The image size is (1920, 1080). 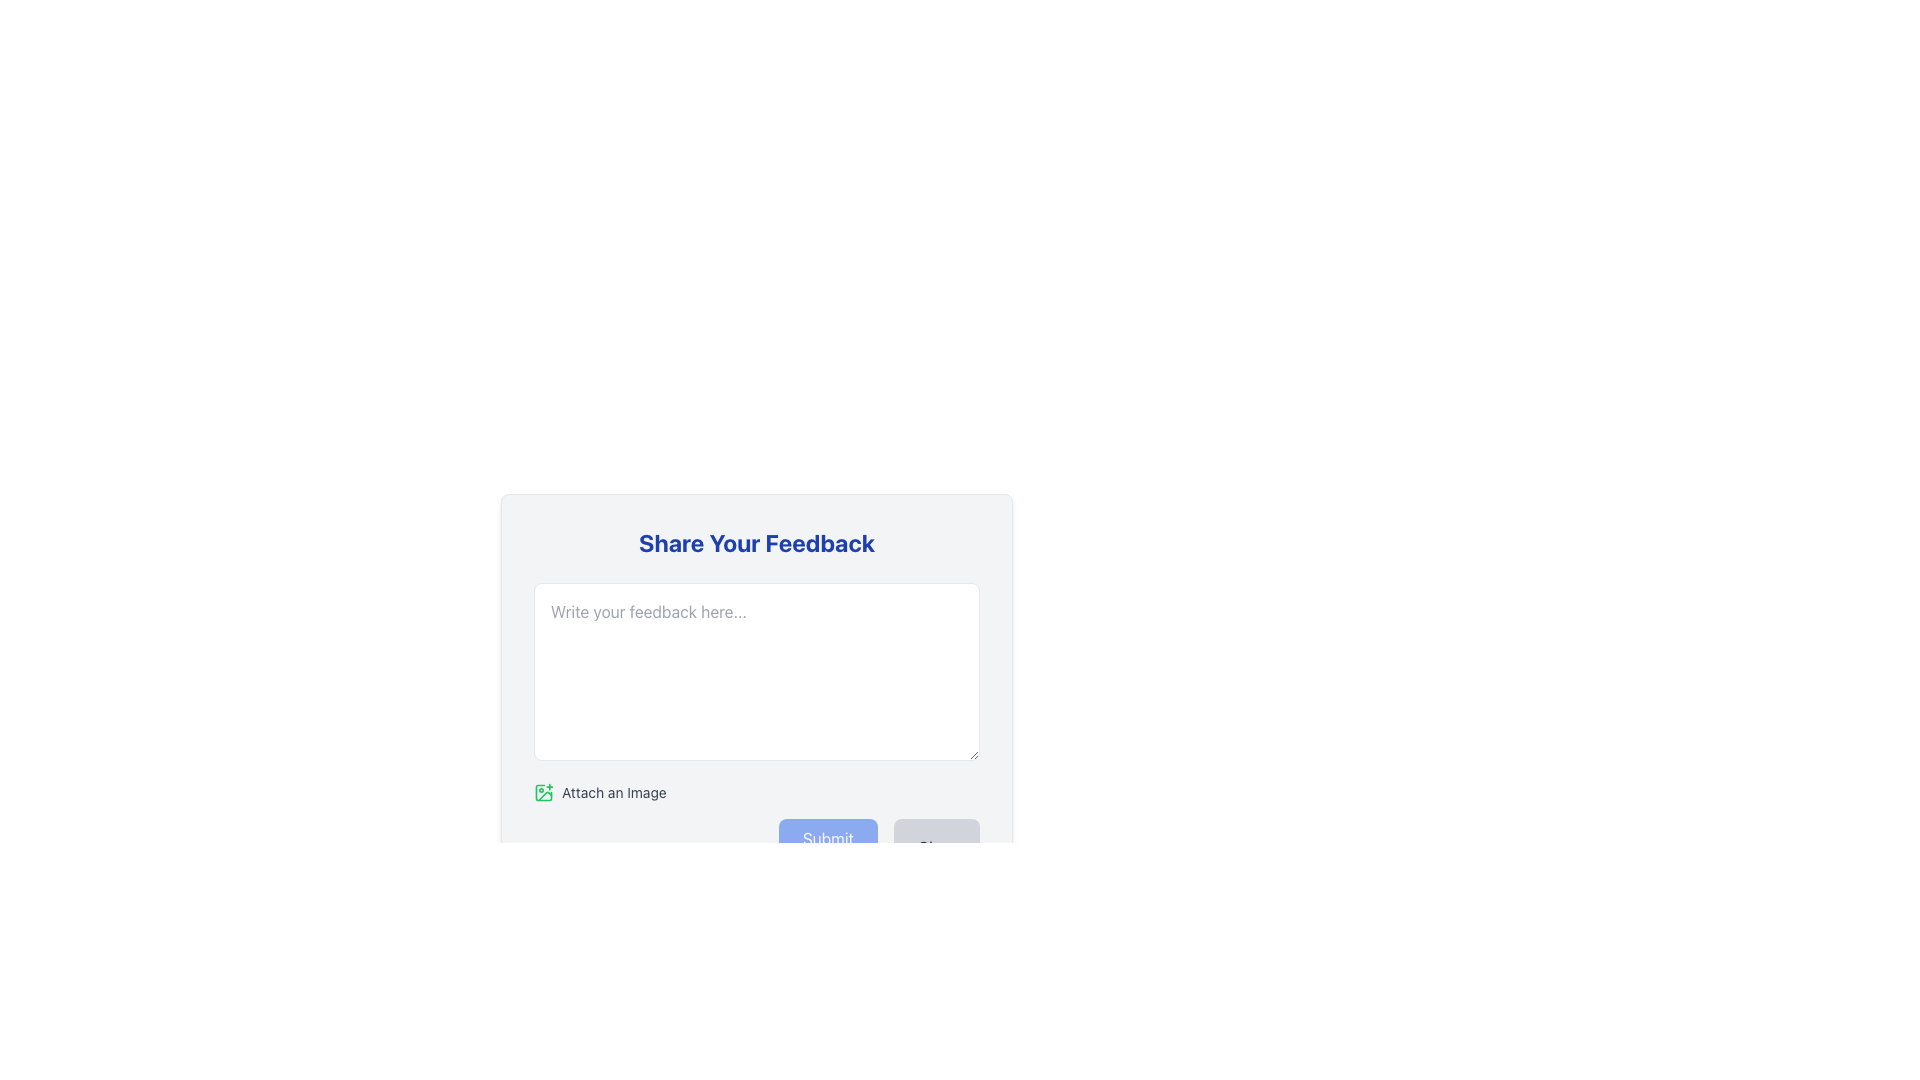 What do you see at coordinates (613, 792) in the screenshot?
I see `the descriptive text label indicating that the user can attach an image, located in the bottom left side of the feedback modal, aligned horizontally with a green icon` at bounding box center [613, 792].